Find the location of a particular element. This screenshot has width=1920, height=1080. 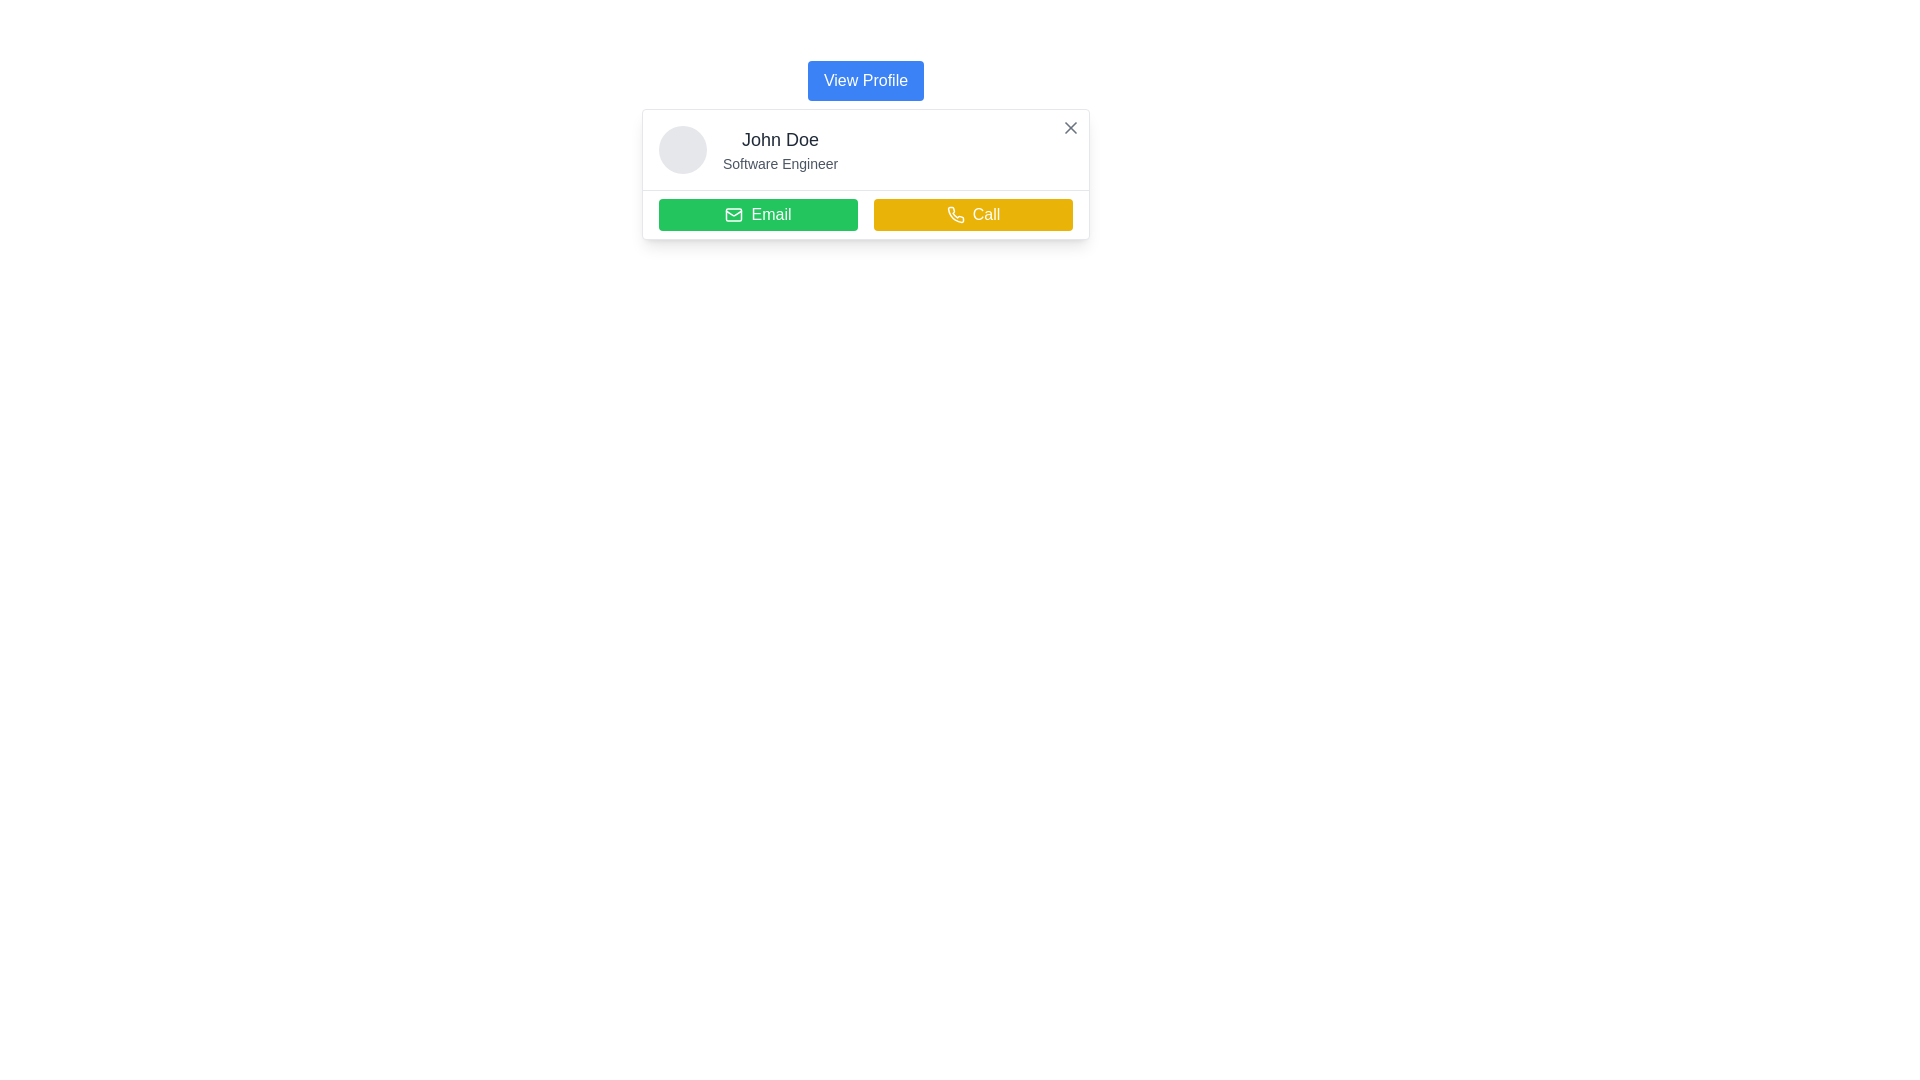

the circular placeholder or avatar image located at the top left corner of the row layout next to 'John Doe' and 'Software Engineer' is located at coordinates (682, 149).